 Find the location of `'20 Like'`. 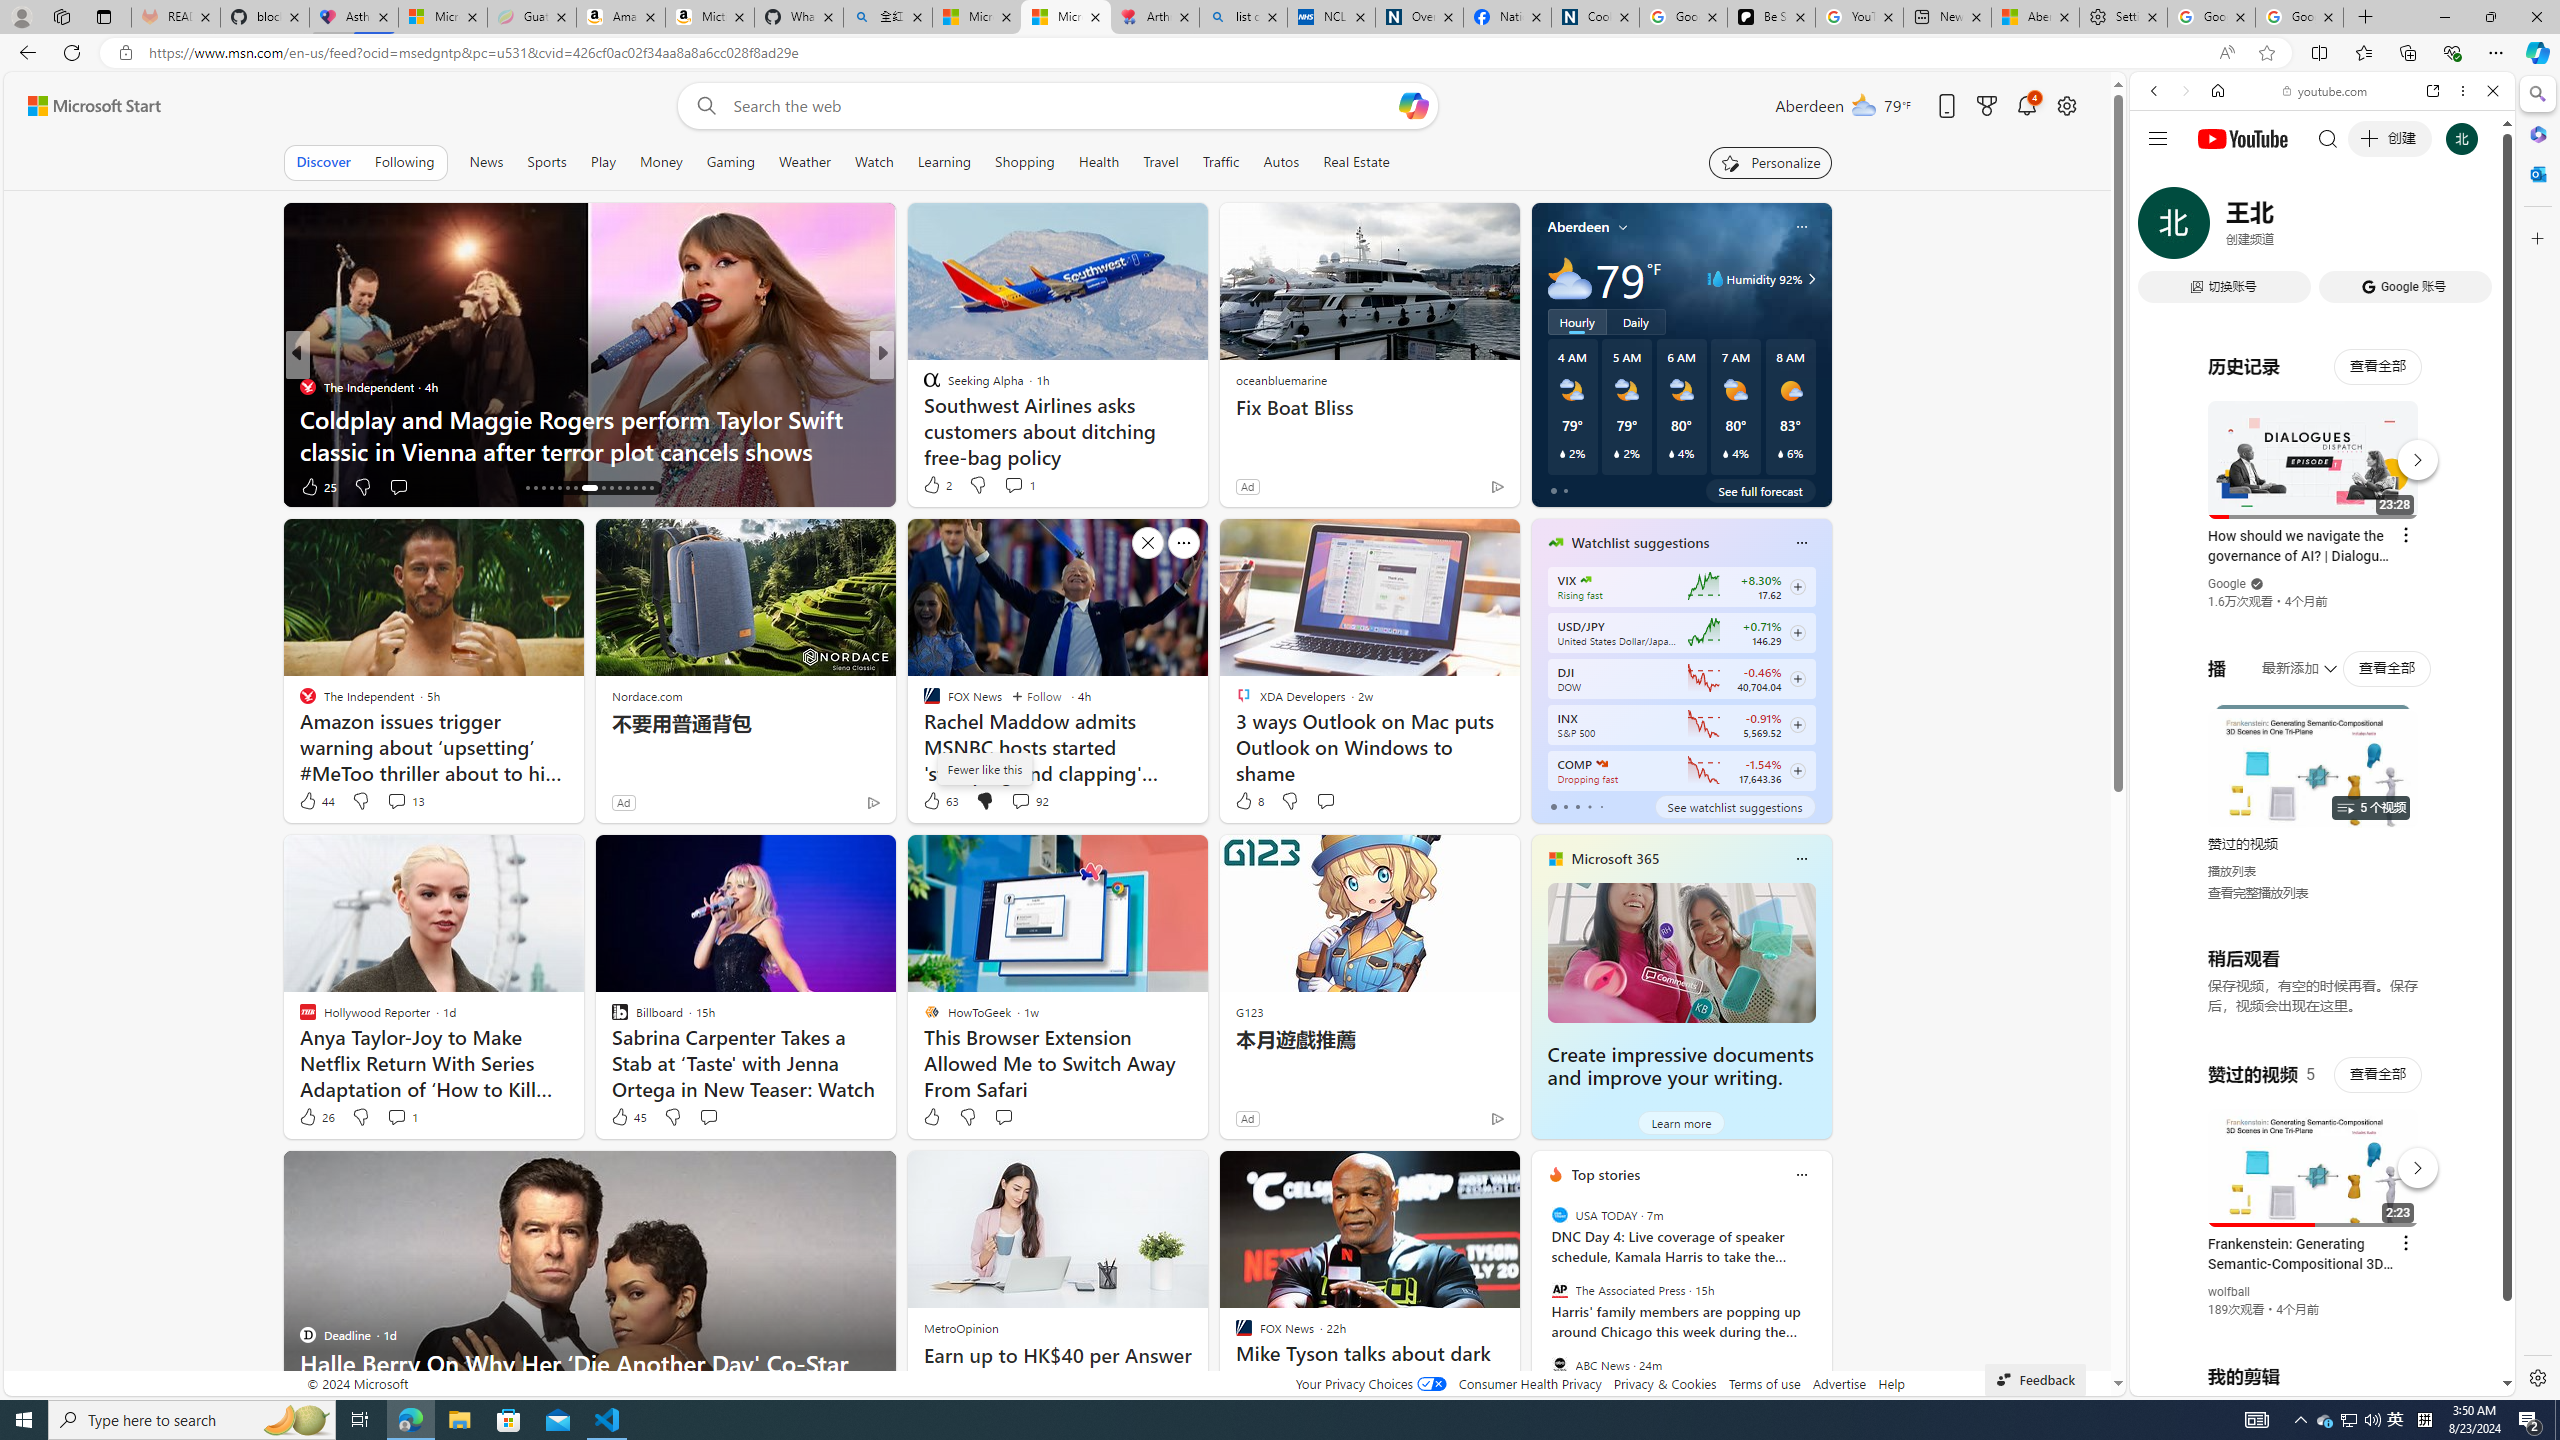

'20 Like' is located at coordinates (933, 486).